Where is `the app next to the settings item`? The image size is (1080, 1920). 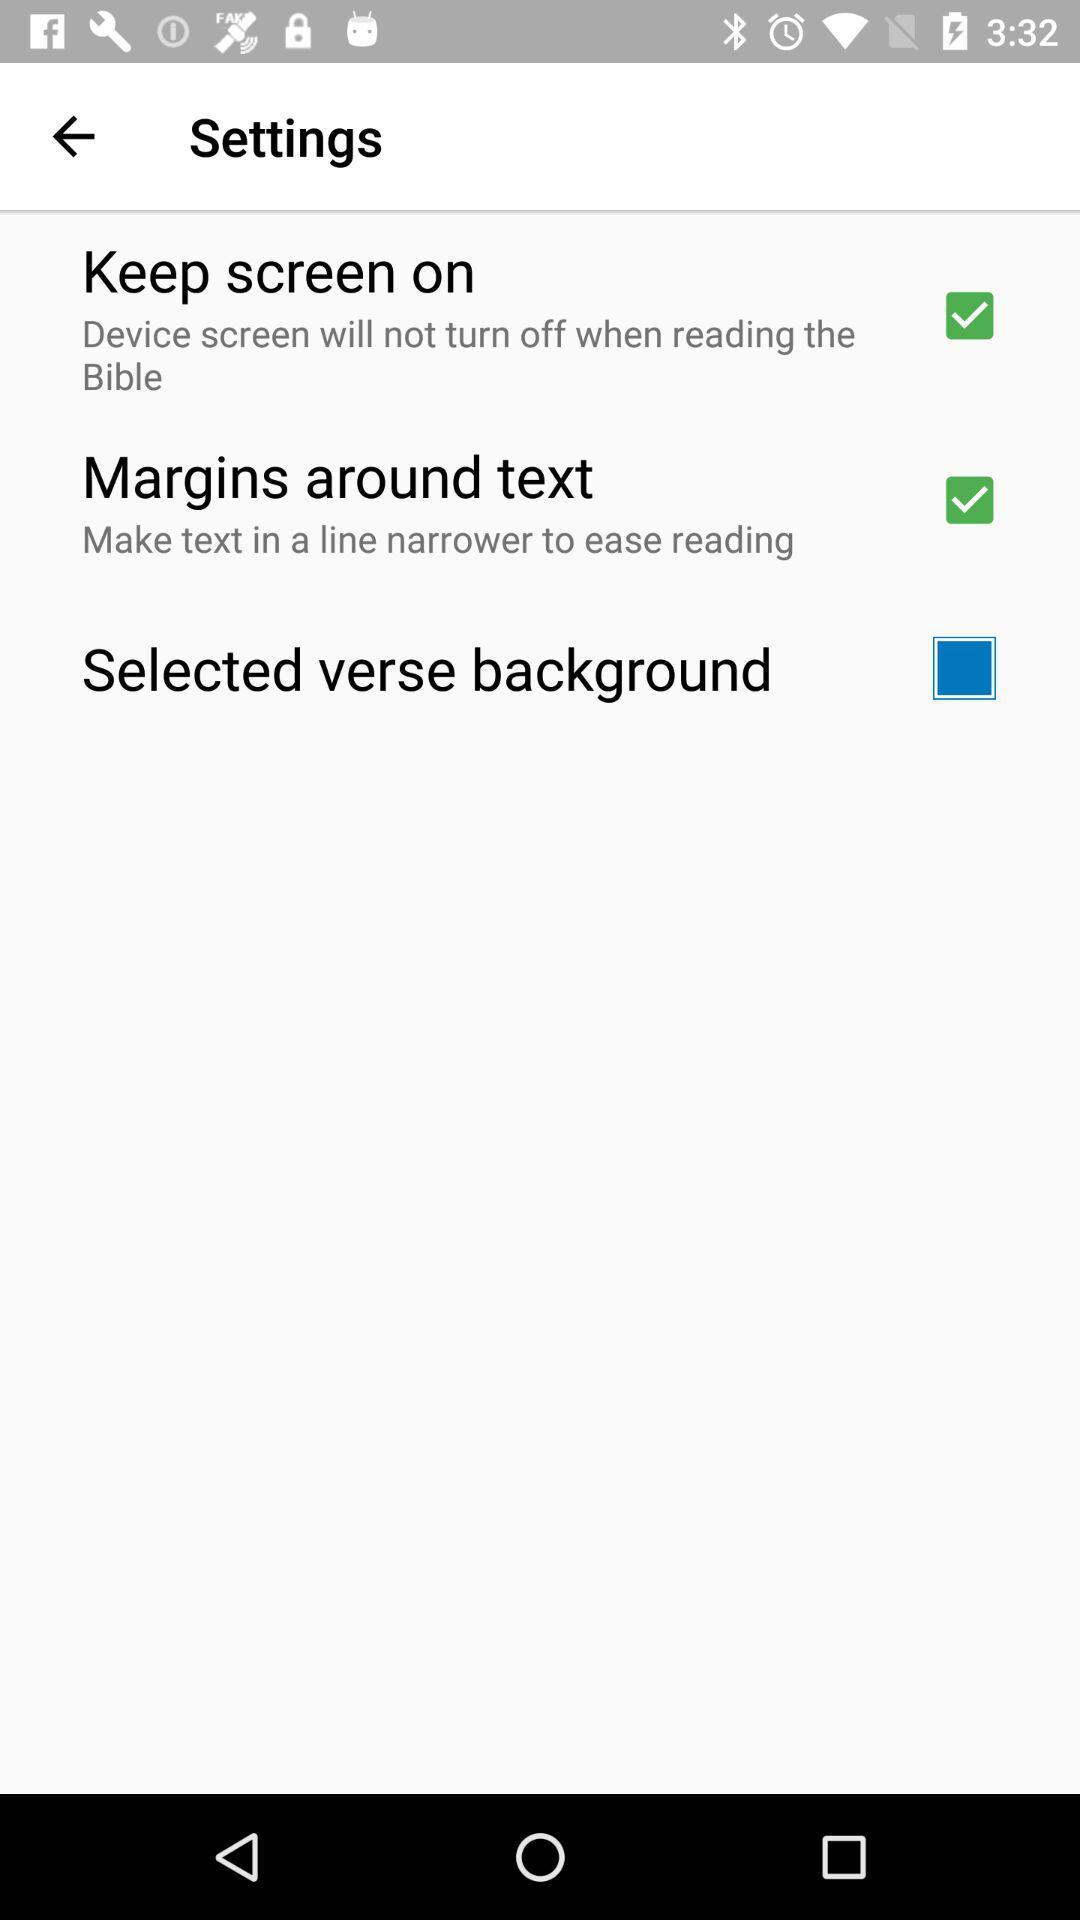 the app next to the settings item is located at coordinates (72, 135).